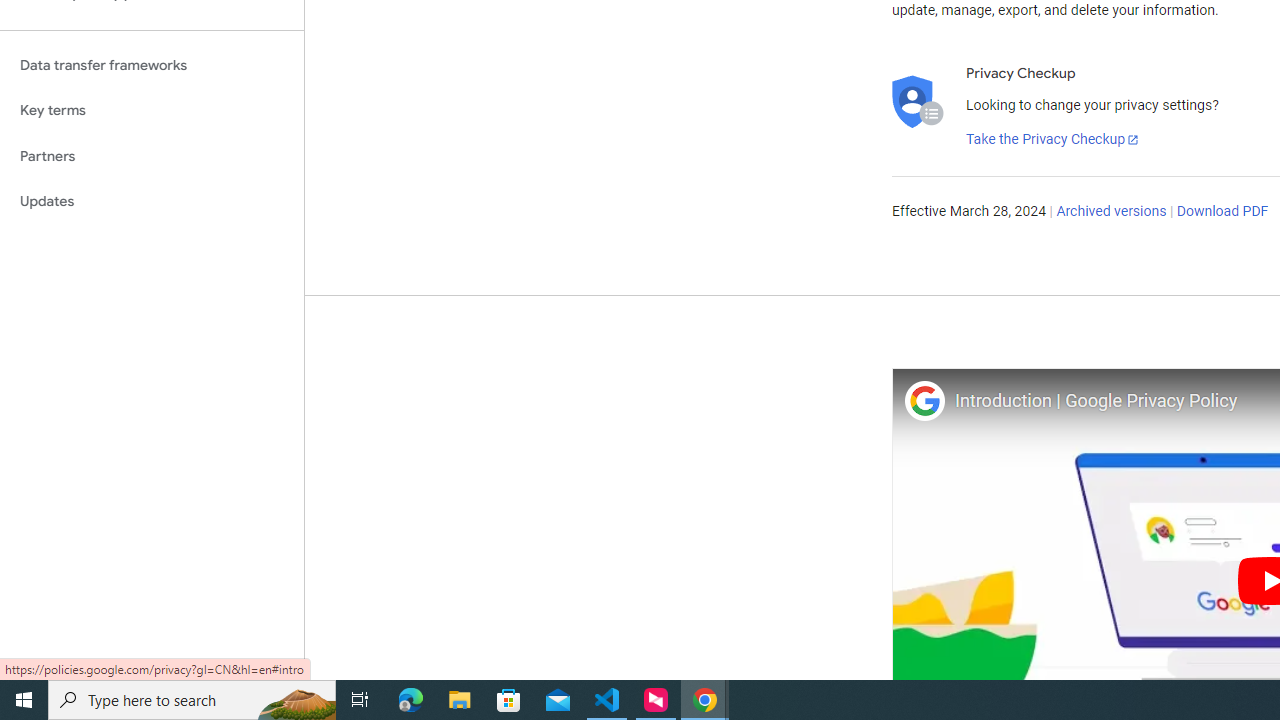 This screenshot has height=720, width=1280. I want to click on 'Photo image of Google', so click(923, 400).